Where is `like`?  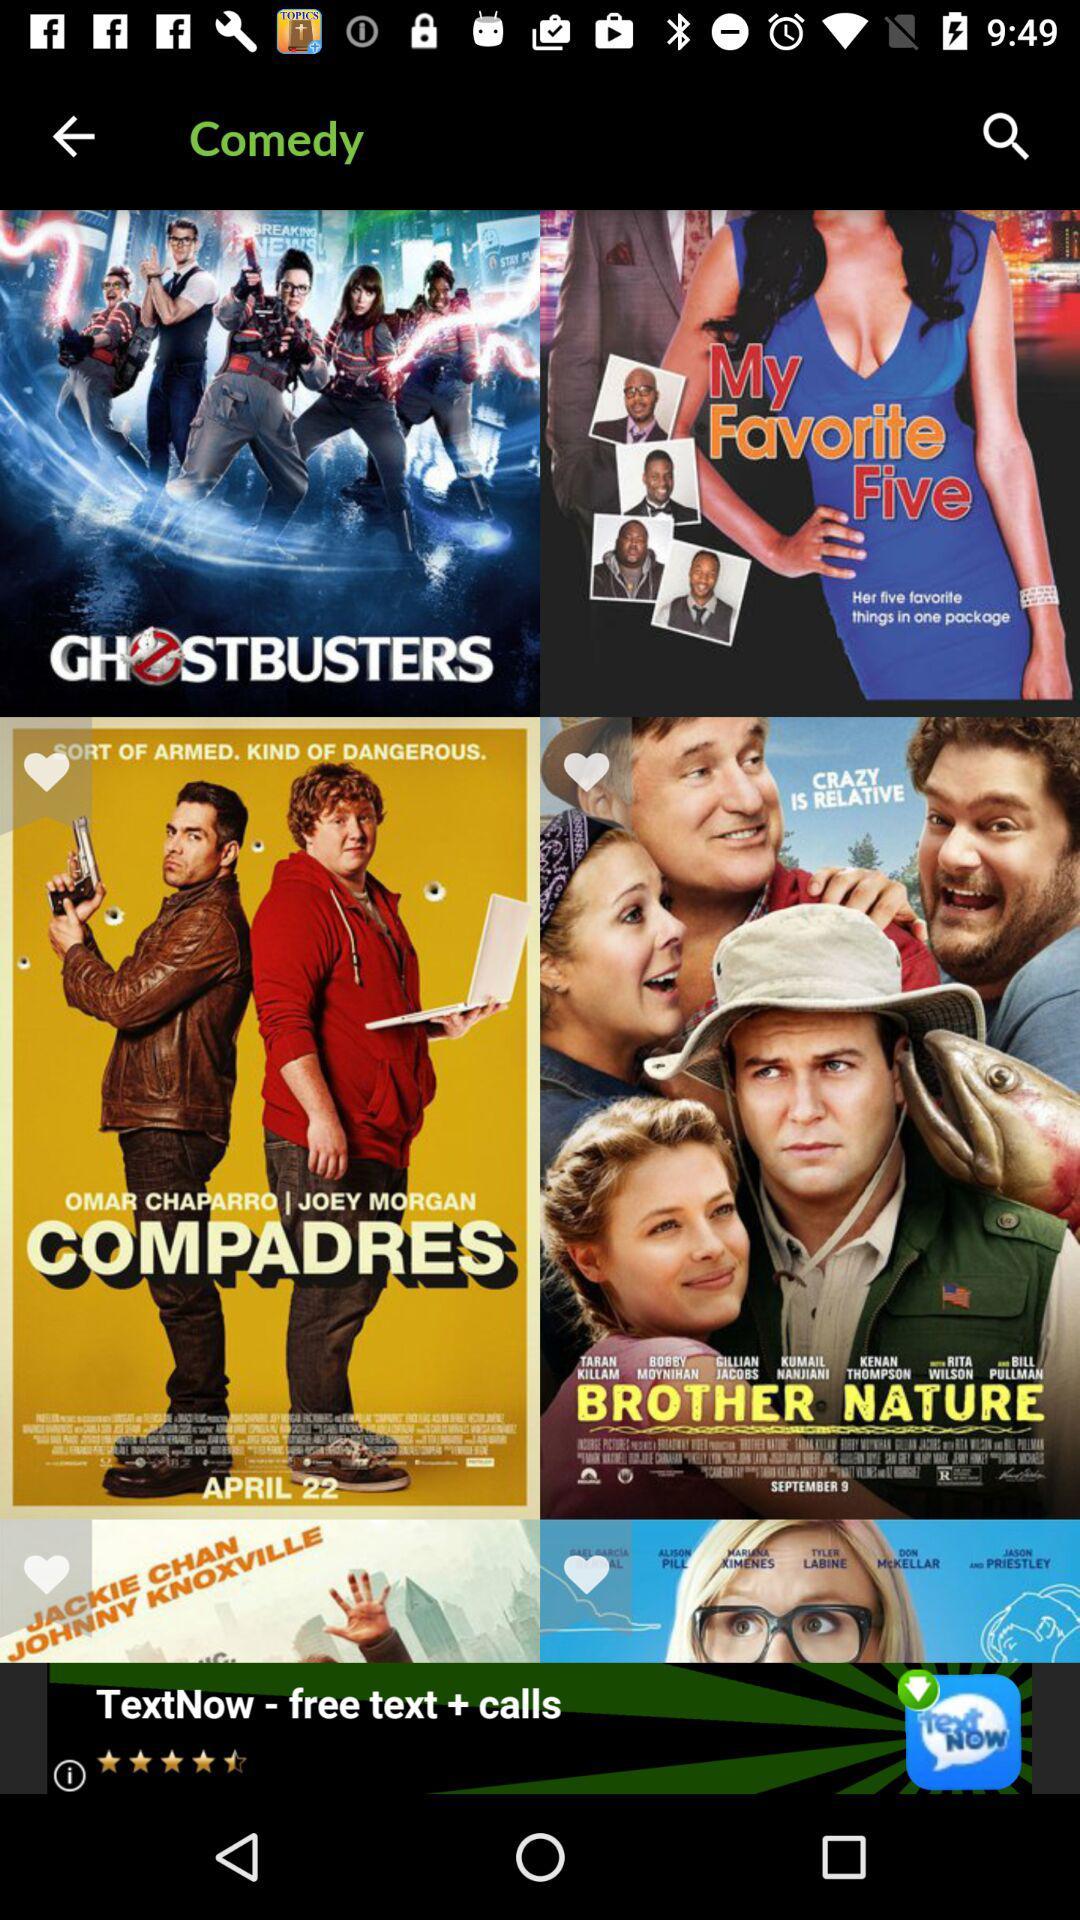 like is located at coordinates (58, 775).